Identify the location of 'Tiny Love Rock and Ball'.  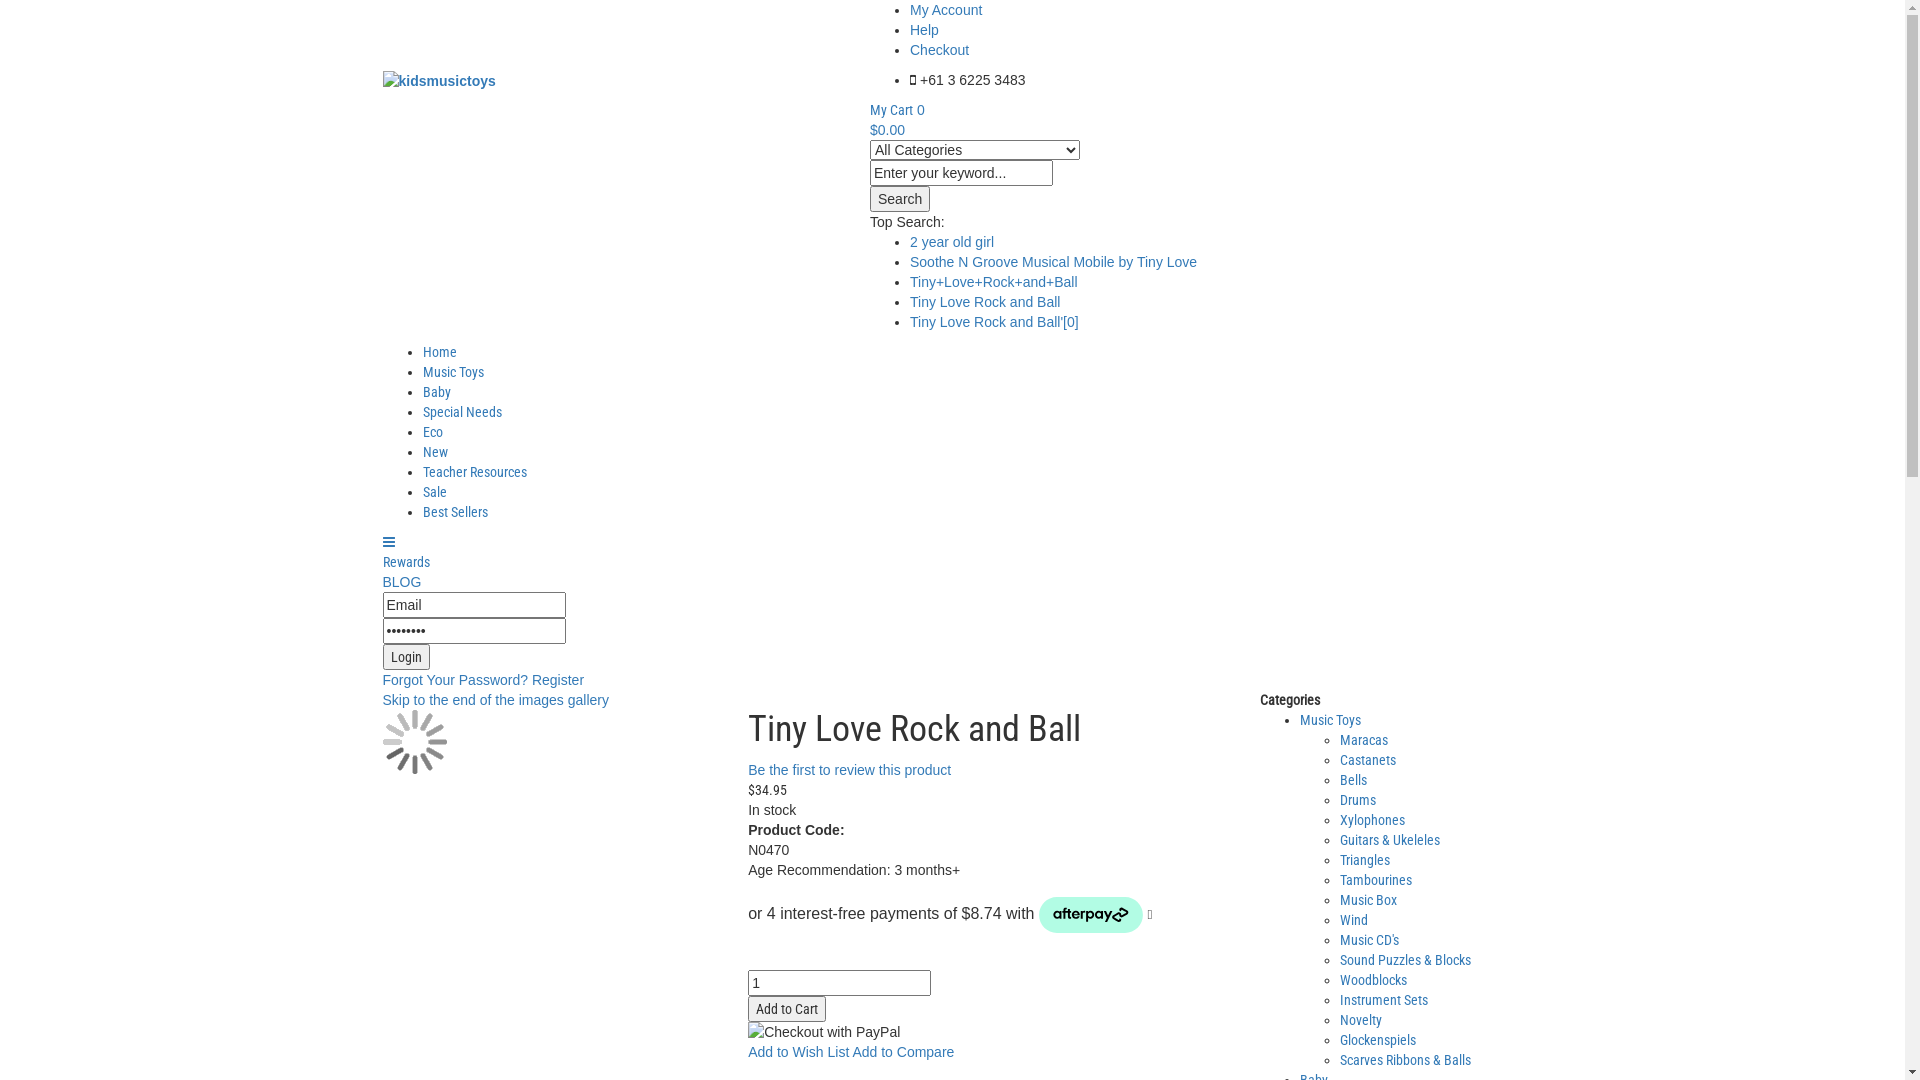
(984, 301).